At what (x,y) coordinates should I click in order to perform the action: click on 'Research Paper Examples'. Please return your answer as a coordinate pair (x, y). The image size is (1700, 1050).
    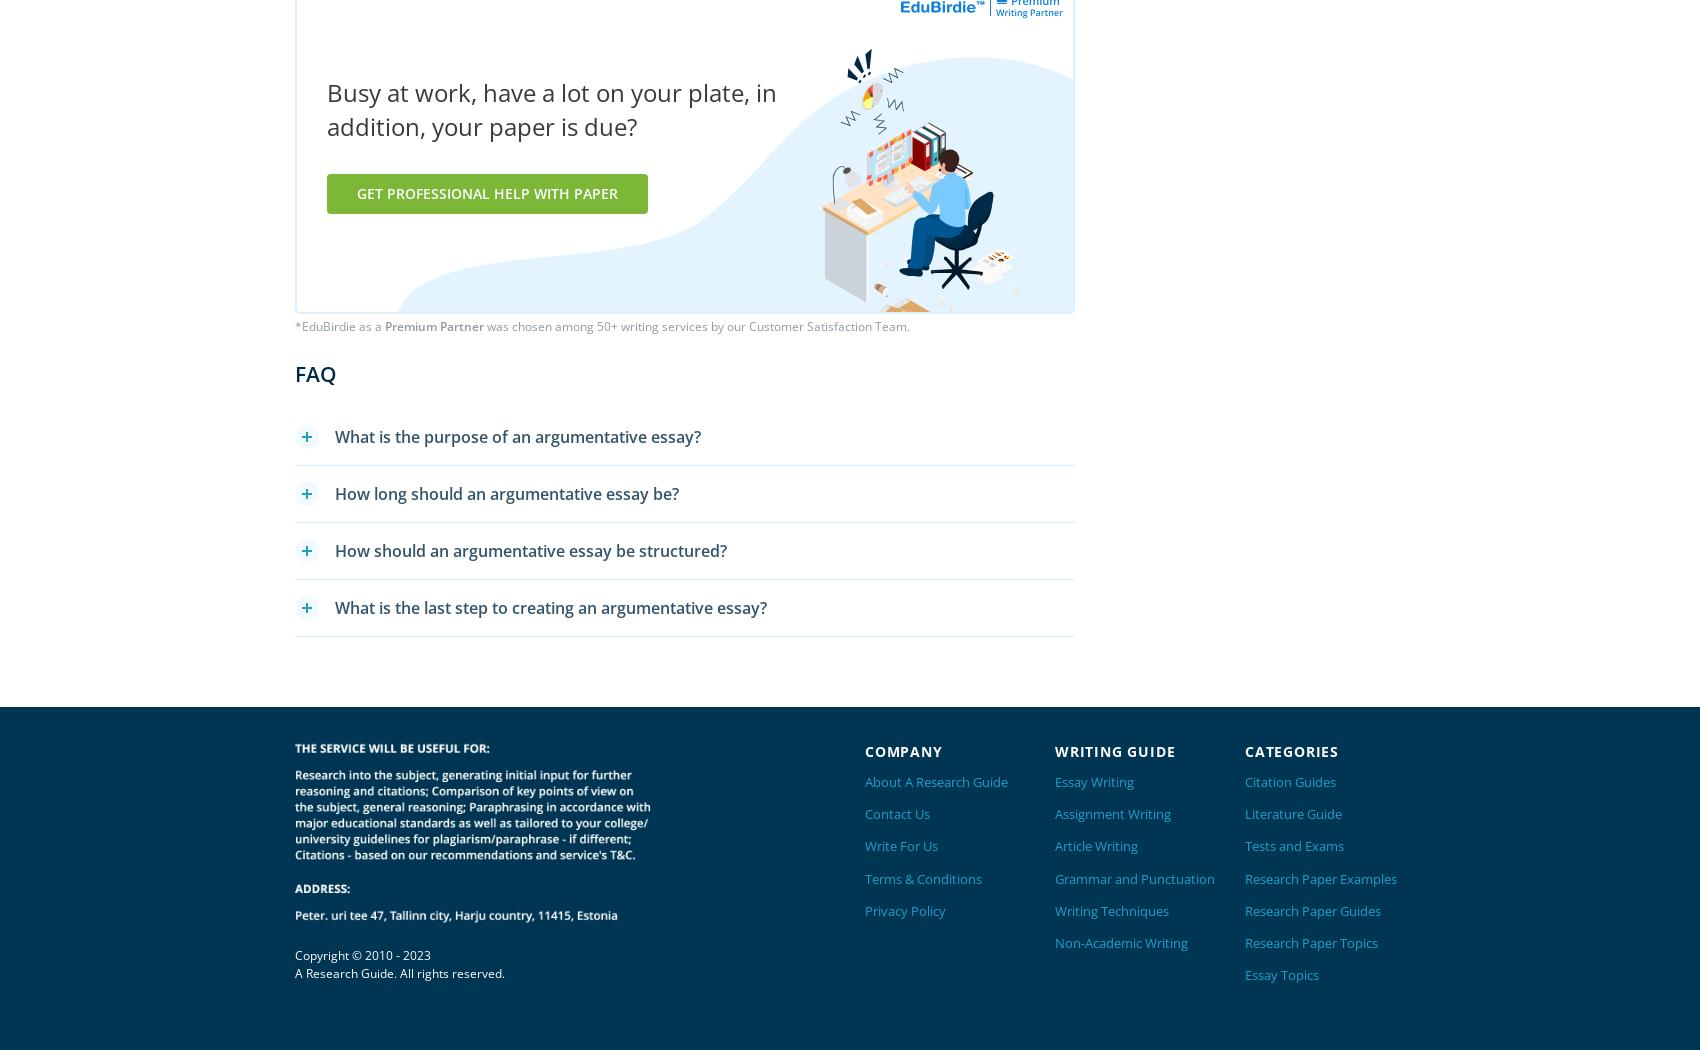
    Looking at the image, I should click on (1321, 877).